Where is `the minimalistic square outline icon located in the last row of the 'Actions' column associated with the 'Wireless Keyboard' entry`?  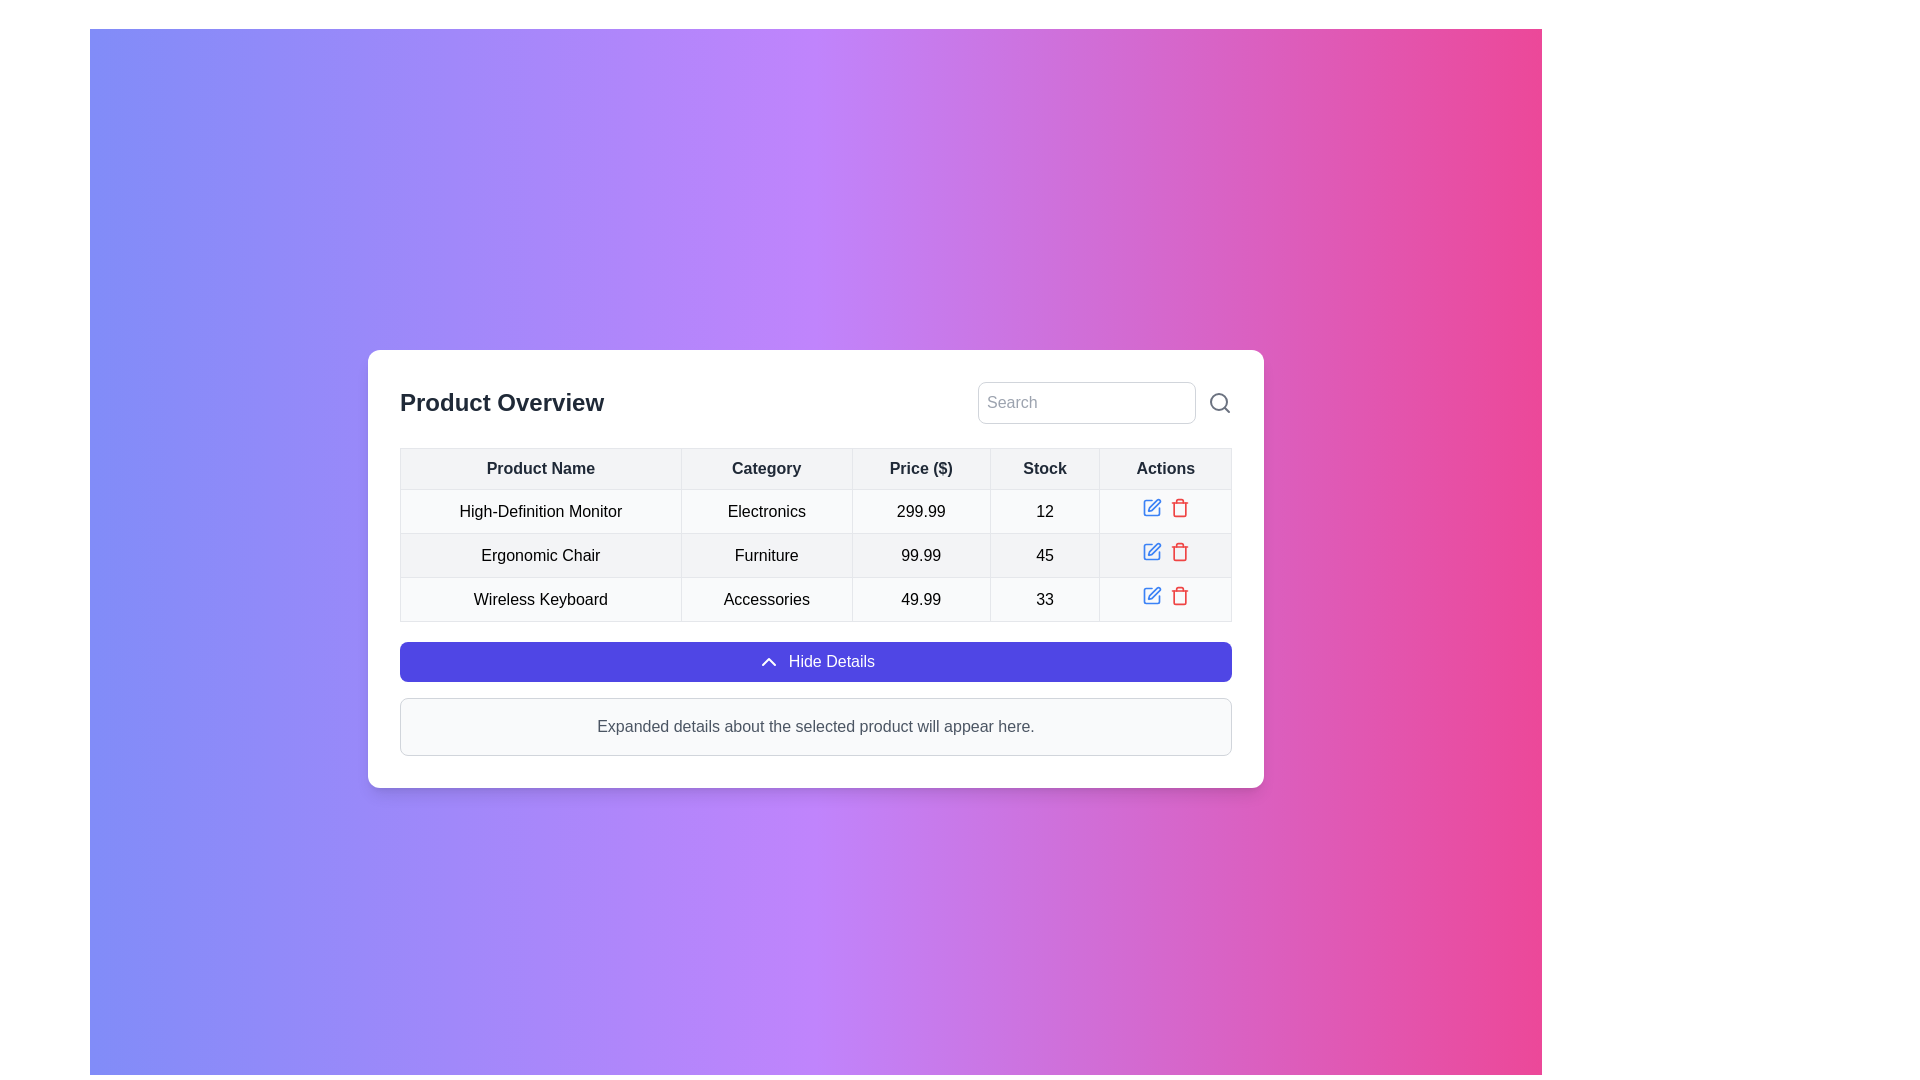 the minimalistic square outline icon located in the last row of the 'Actions' column associated with the 'Wireless Keyboard' entry is located at coordinates (1151, 507).